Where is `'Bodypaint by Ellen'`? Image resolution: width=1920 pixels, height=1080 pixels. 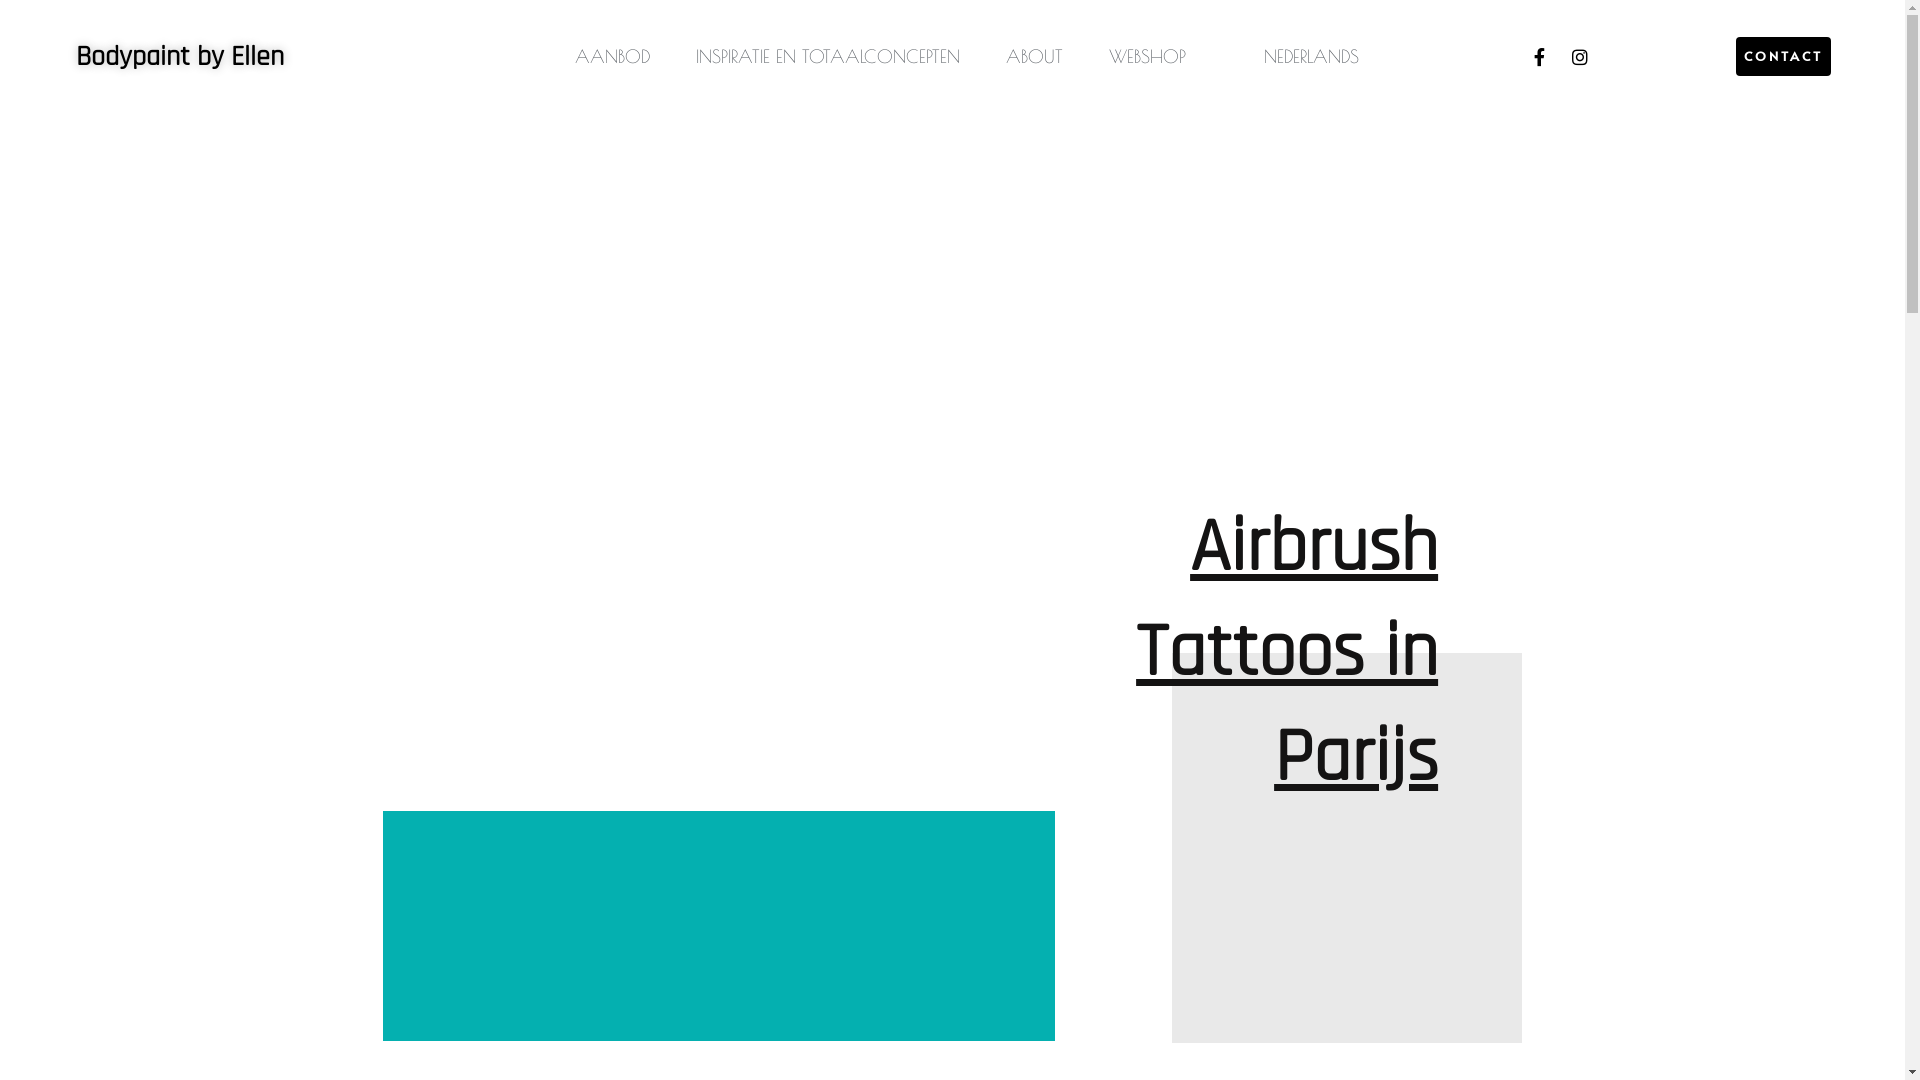 'Bodypaint by Ellen' is located at coordinates (180, 55).